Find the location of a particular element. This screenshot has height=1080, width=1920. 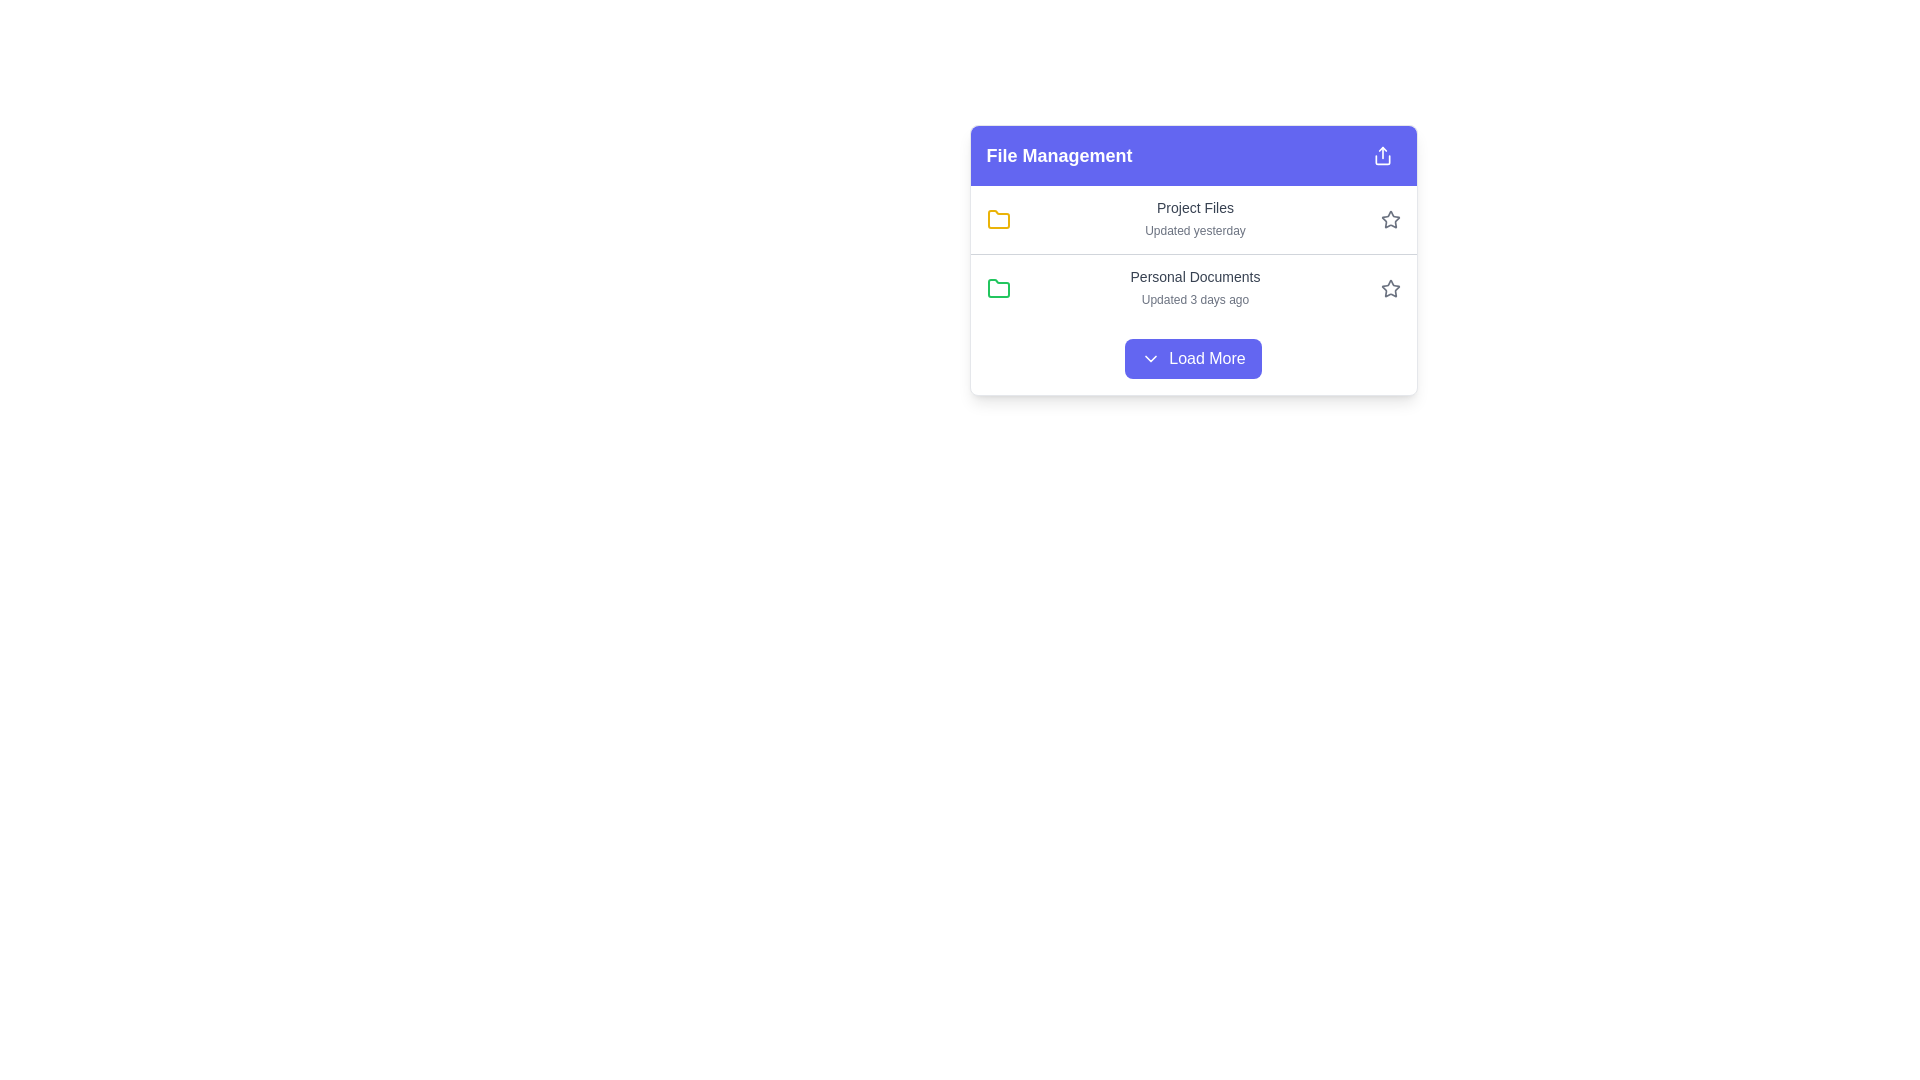

the folder icon with a green outline located in the 'File Management' section, specifically the second icon in the column next to 'Personal Documents' is located at coordinates (998, 288).